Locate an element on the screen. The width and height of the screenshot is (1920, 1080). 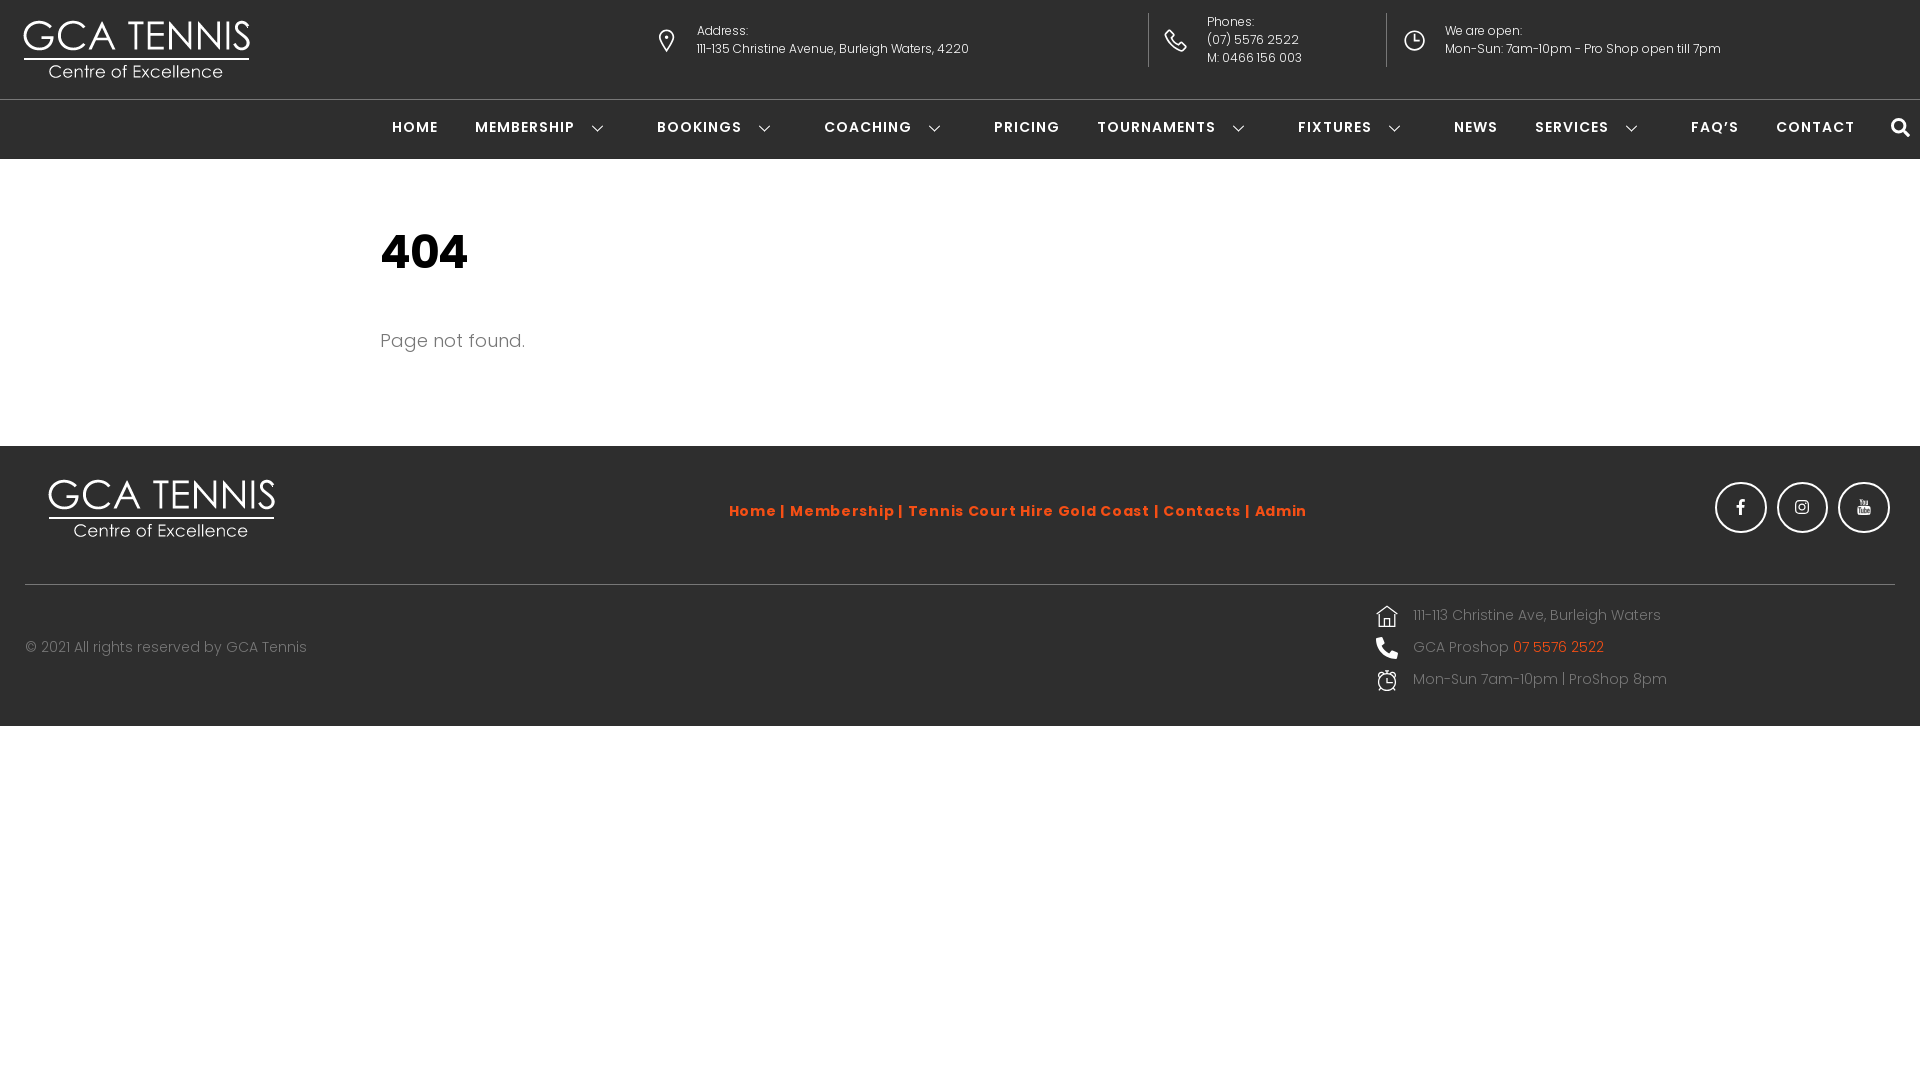
'Tennis Court Hire Gold Coast |' is located at coordinates (1033, 509).